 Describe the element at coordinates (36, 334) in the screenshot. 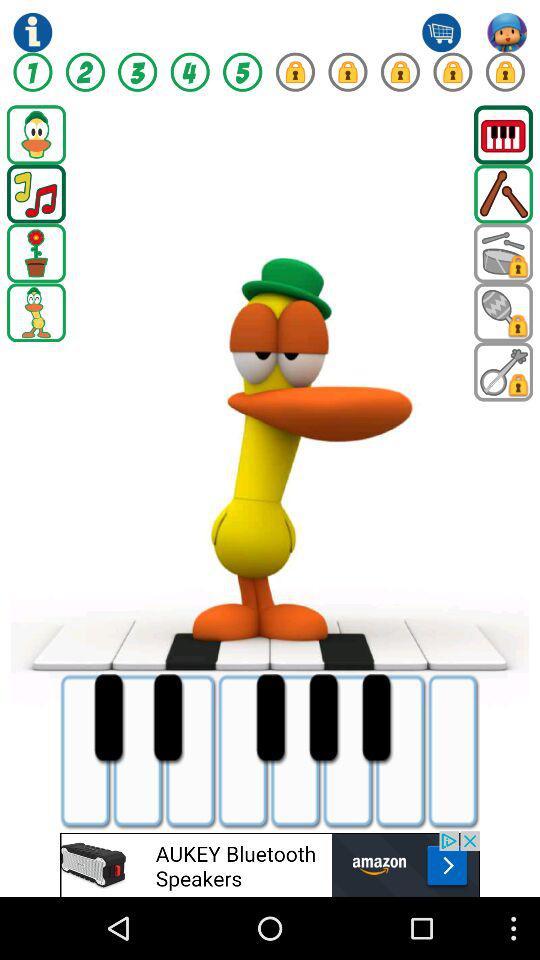

I see `the location icon` at that location.